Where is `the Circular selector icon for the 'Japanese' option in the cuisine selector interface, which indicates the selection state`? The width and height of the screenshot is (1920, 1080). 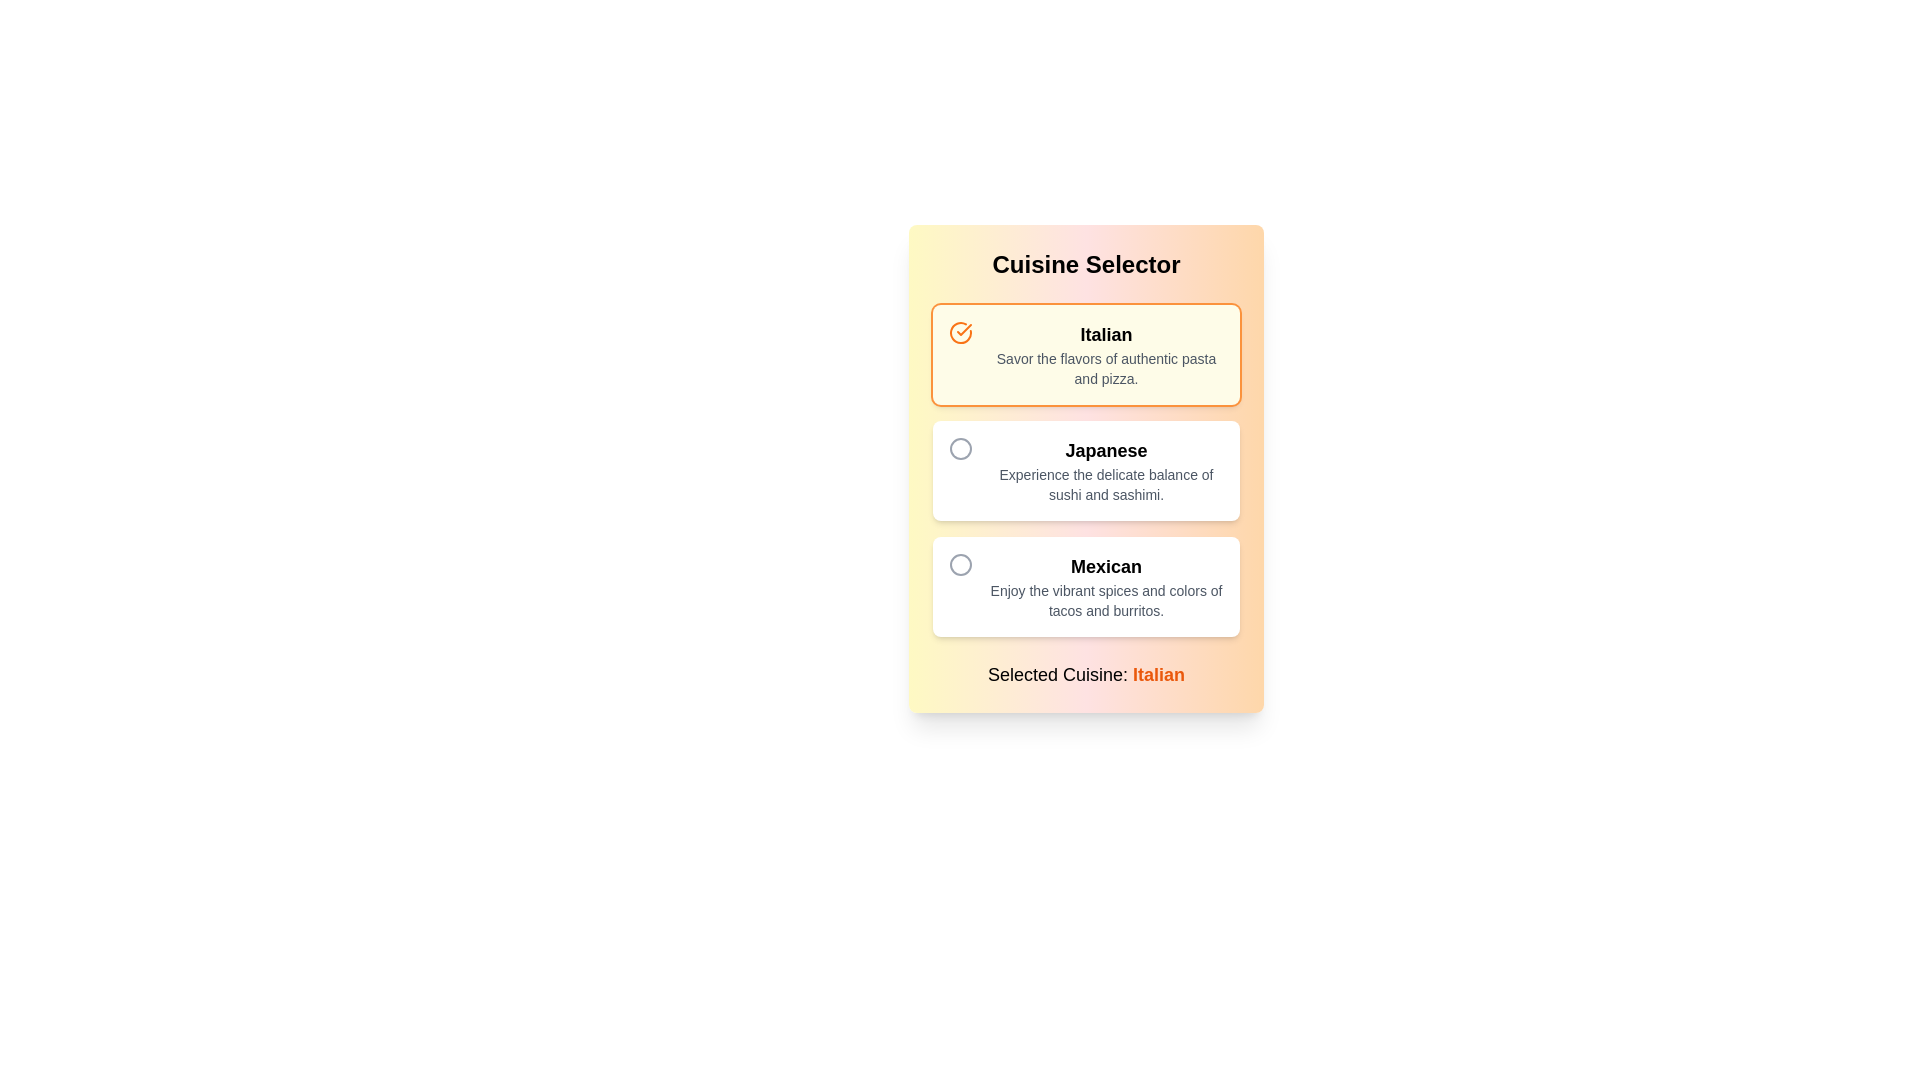
the Circular selector icon for the 'Japanese' option in the cuisine selector interface, which indicates the selection state is located at coordinates (960, 447).